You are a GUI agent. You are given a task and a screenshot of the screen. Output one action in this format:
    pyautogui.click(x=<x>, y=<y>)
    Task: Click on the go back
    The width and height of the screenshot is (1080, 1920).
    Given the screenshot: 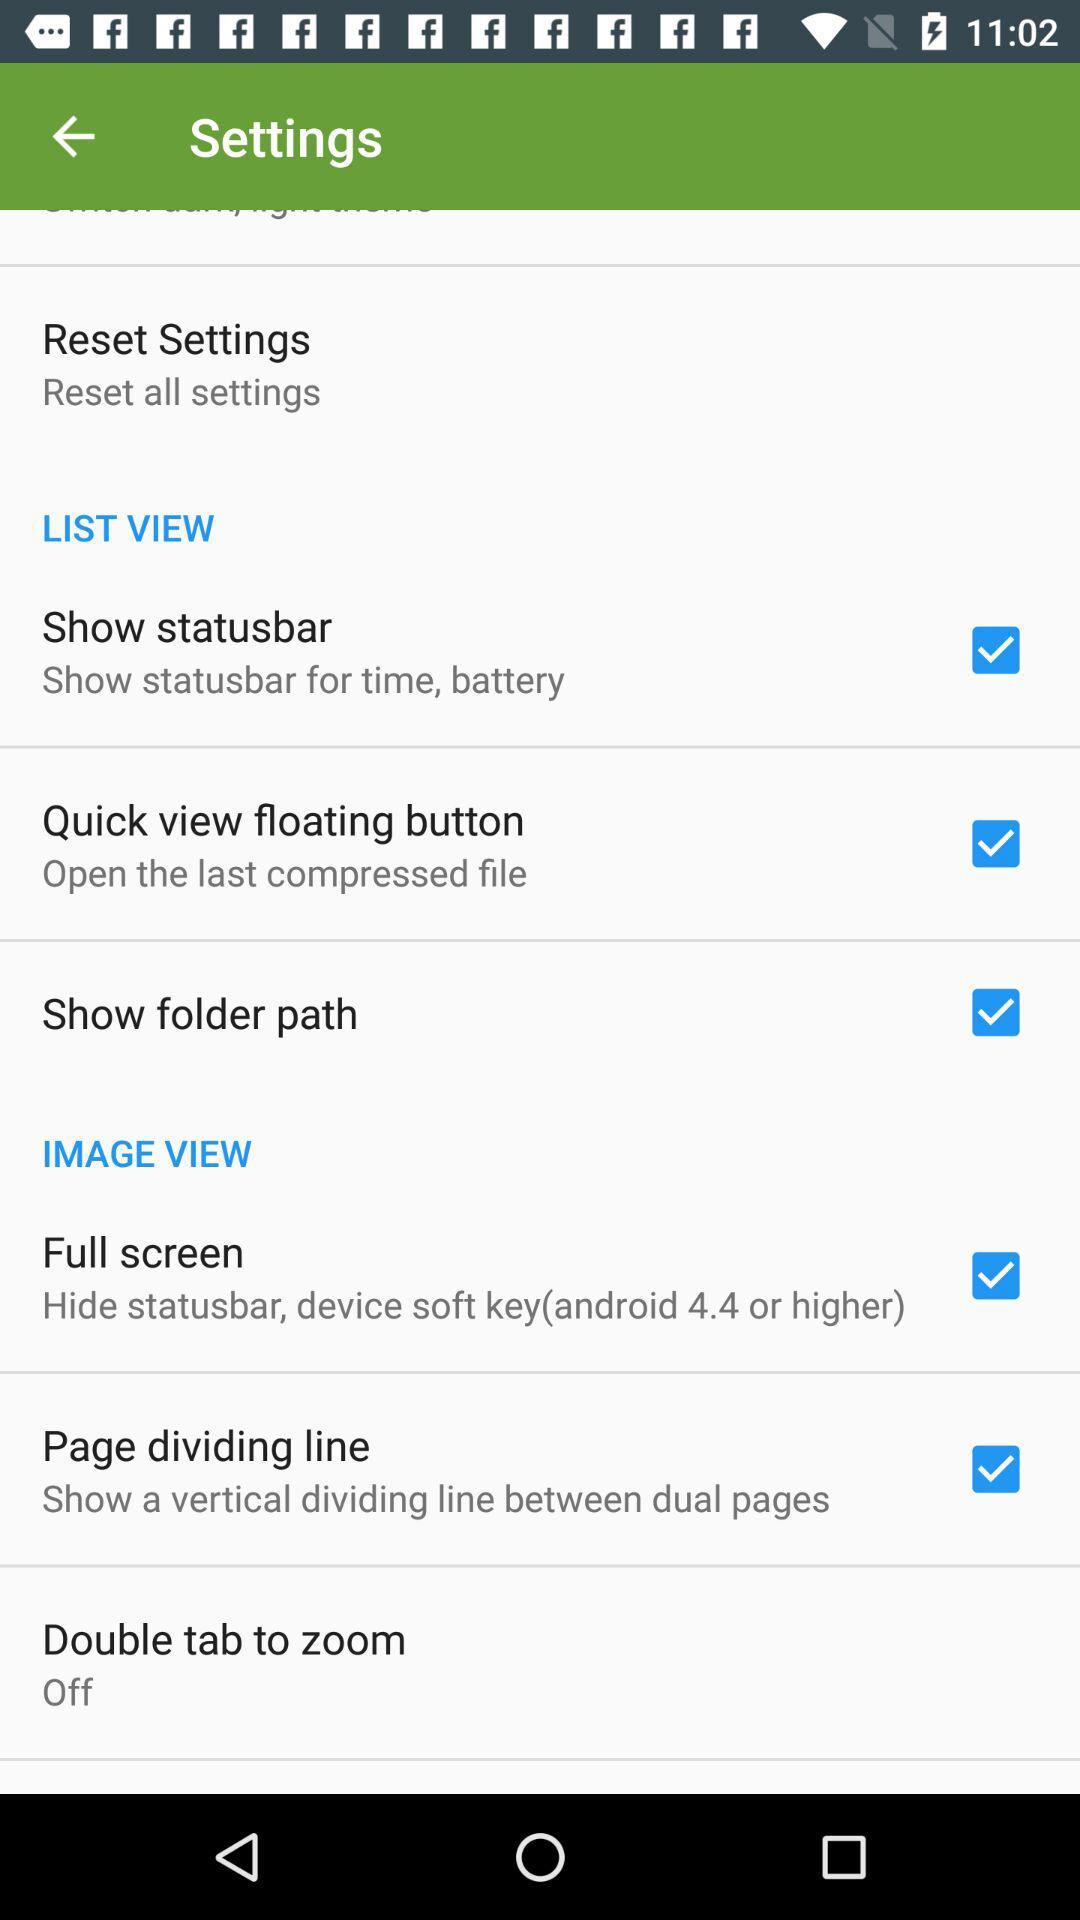 What is the action you would take?
    pyautogui.click(x=72, y=135)
    